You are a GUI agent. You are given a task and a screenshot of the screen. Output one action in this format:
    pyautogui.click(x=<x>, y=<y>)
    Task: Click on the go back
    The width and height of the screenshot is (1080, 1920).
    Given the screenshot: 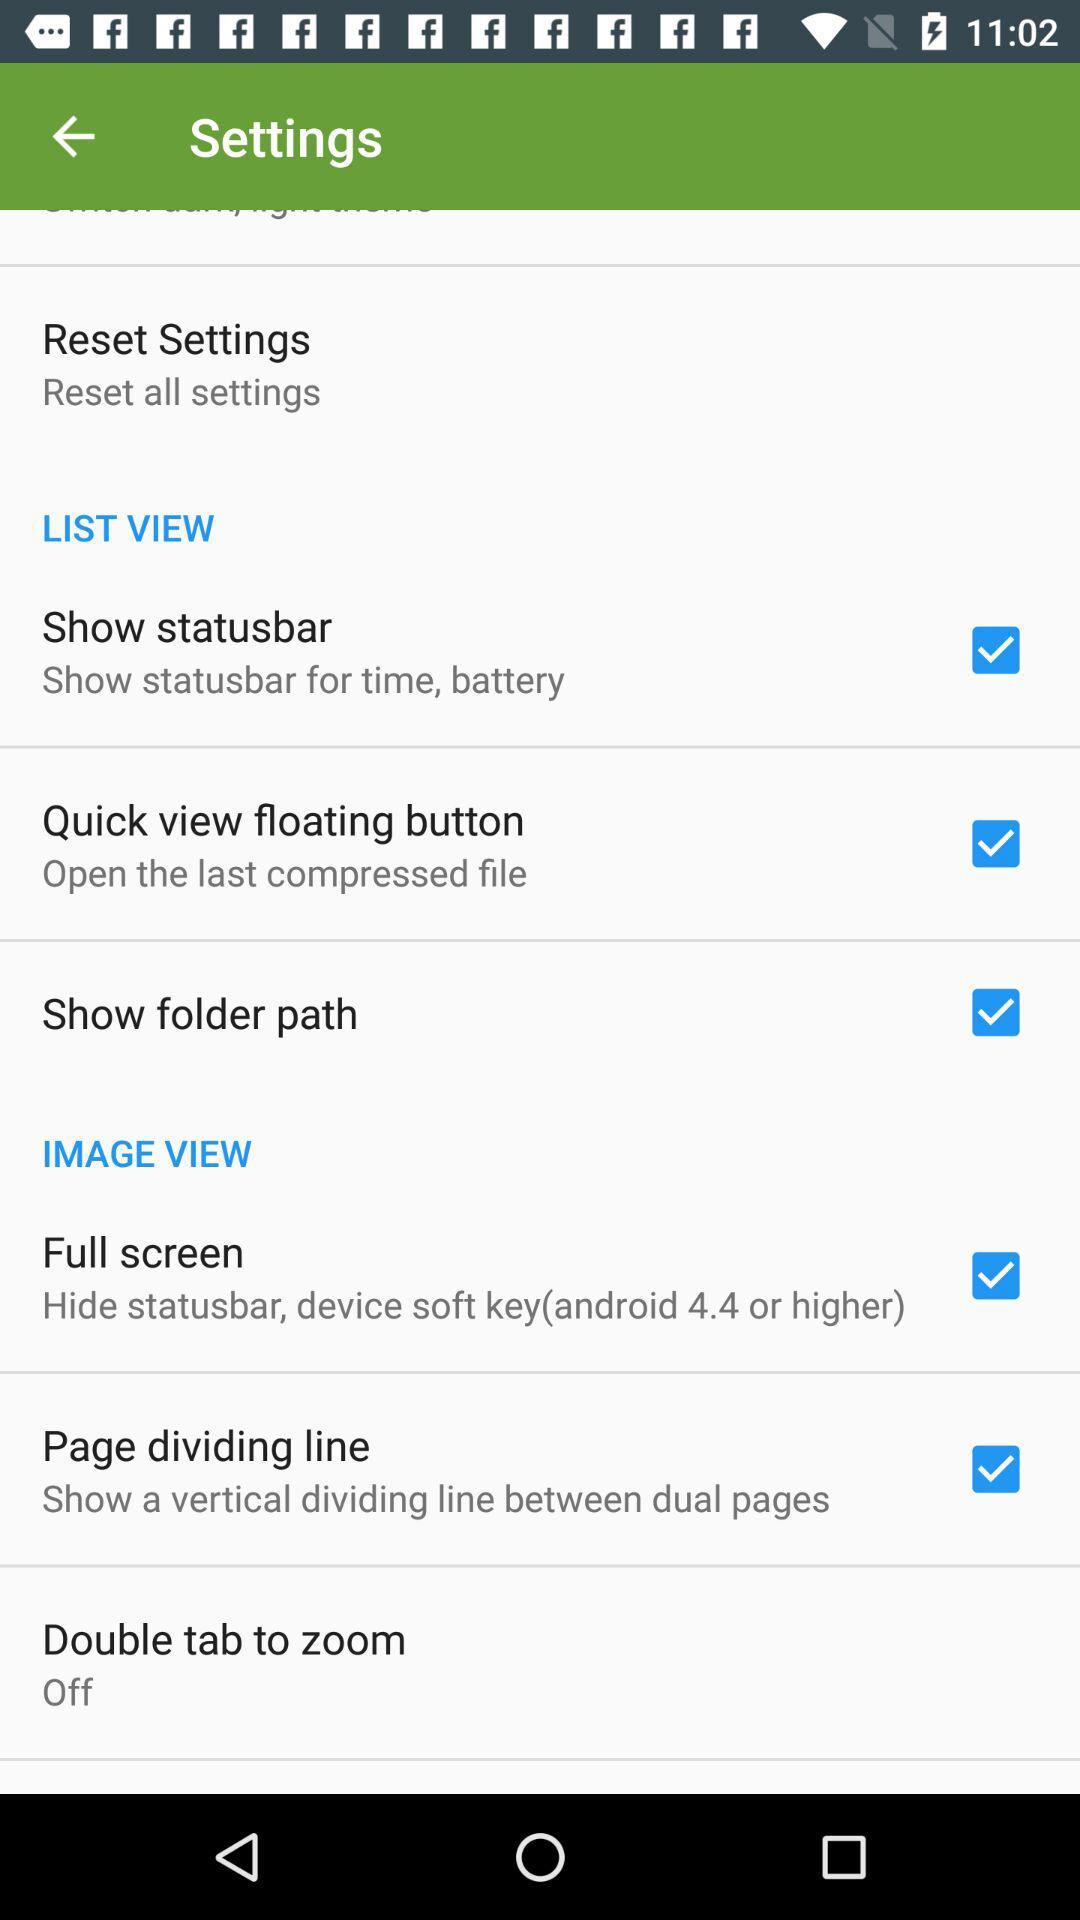 What is the action you would take?
    pyautogui.click(x=72, y=135)
    